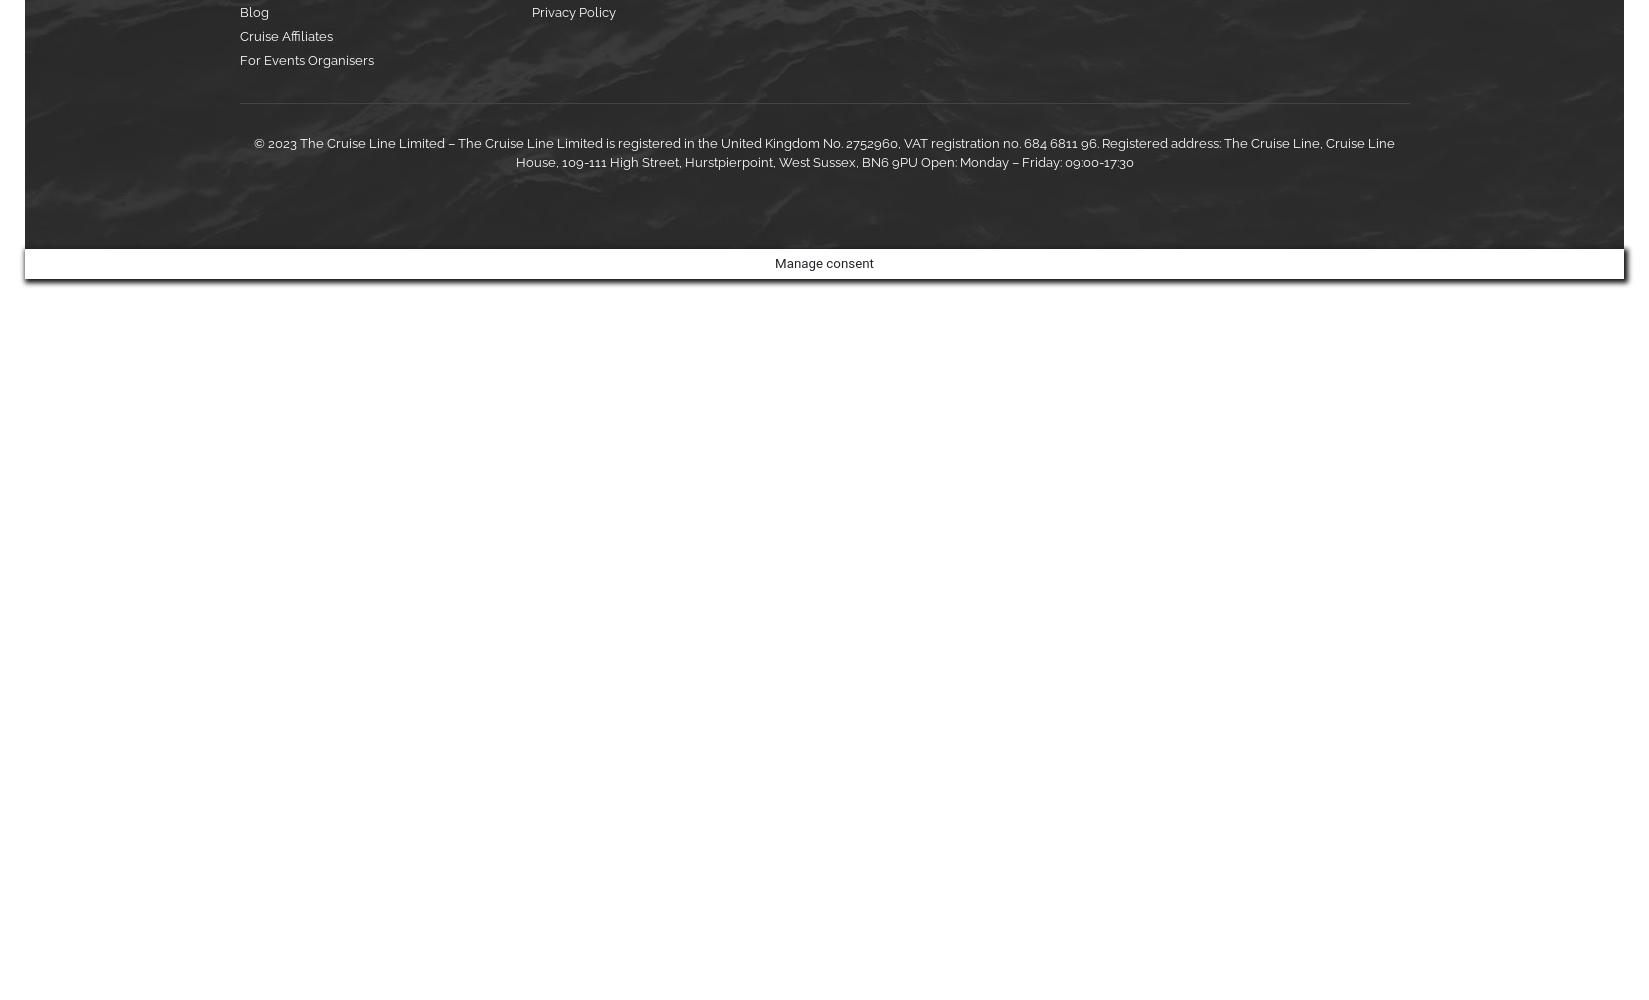 Image resolution: width=1649 pixels, height=1000 pixels. I want to click on 'Cruise Affiliates', so click(238, 36).